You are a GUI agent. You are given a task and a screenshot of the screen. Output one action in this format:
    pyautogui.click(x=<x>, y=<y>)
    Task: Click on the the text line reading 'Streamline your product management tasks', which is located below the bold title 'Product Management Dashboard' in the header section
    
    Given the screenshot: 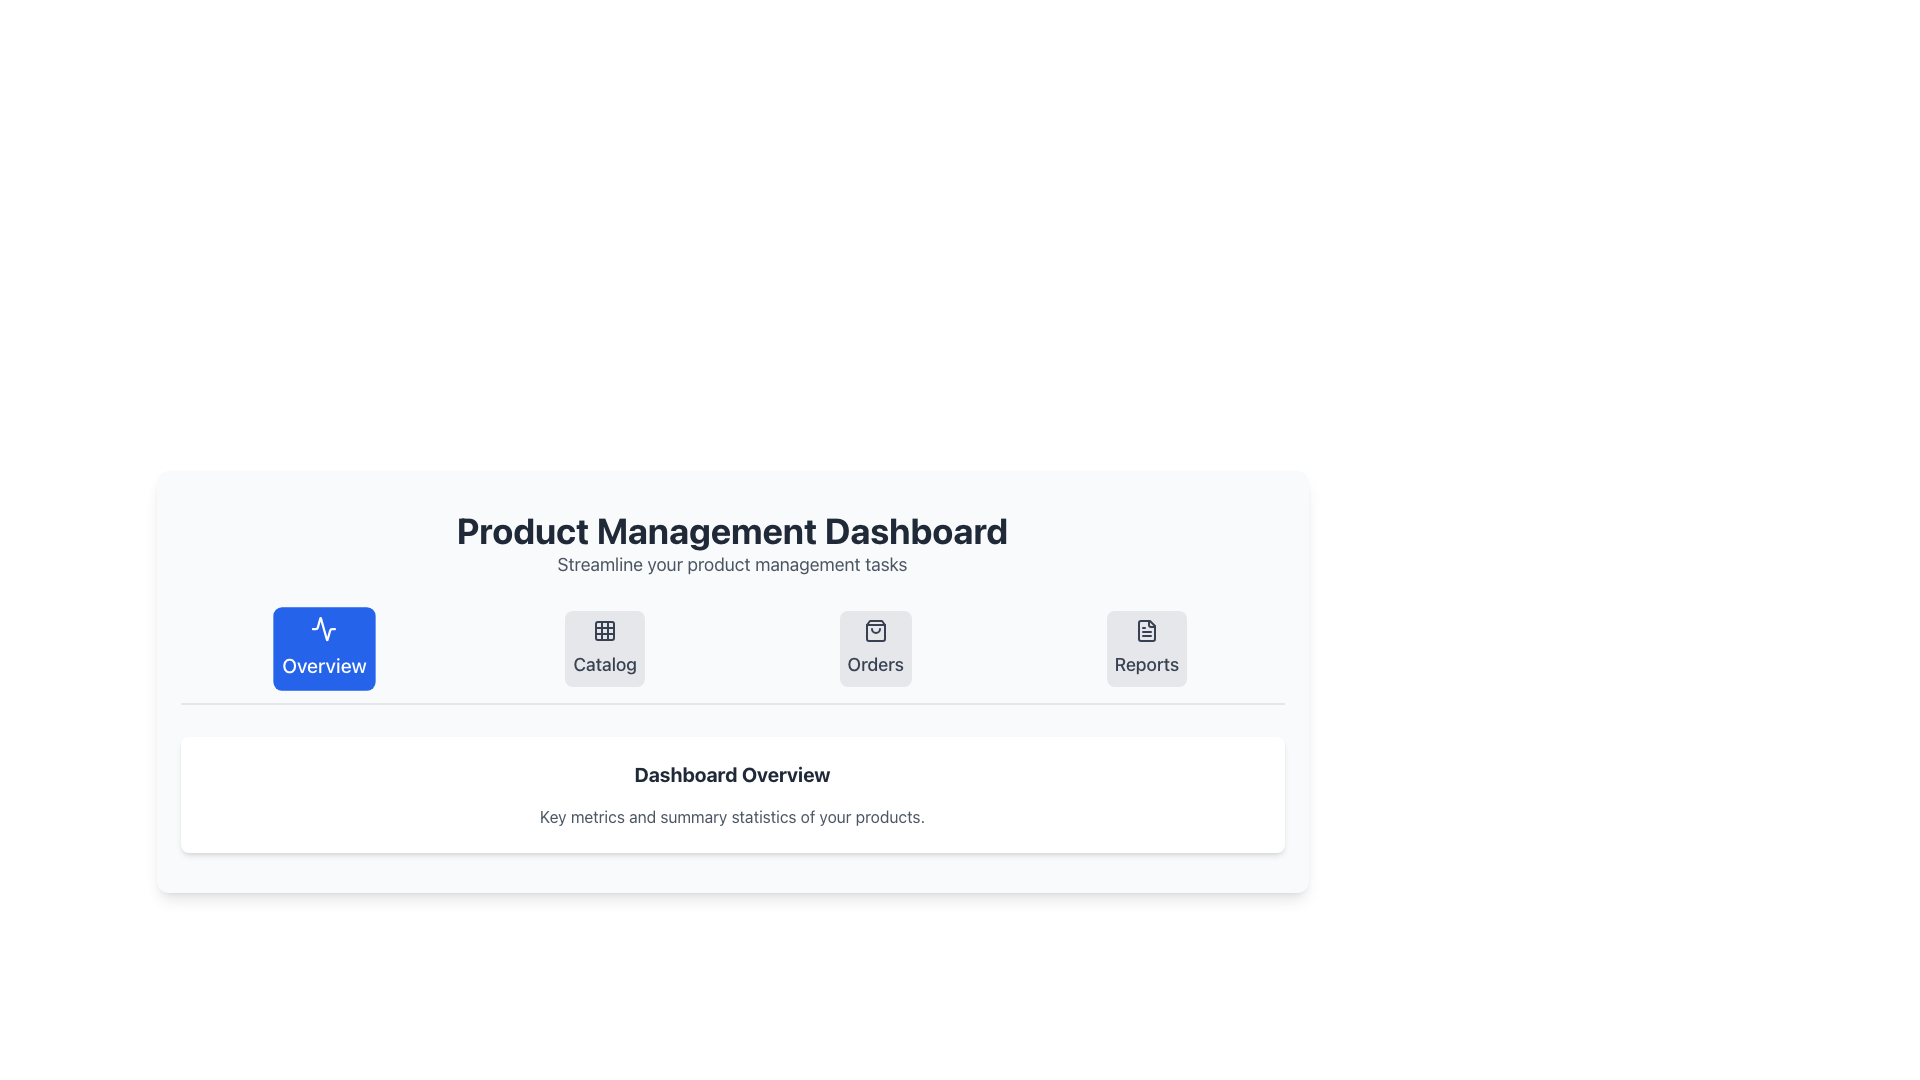 What is the action you would take?
    pyautogui.click(x=731, y=564)
    